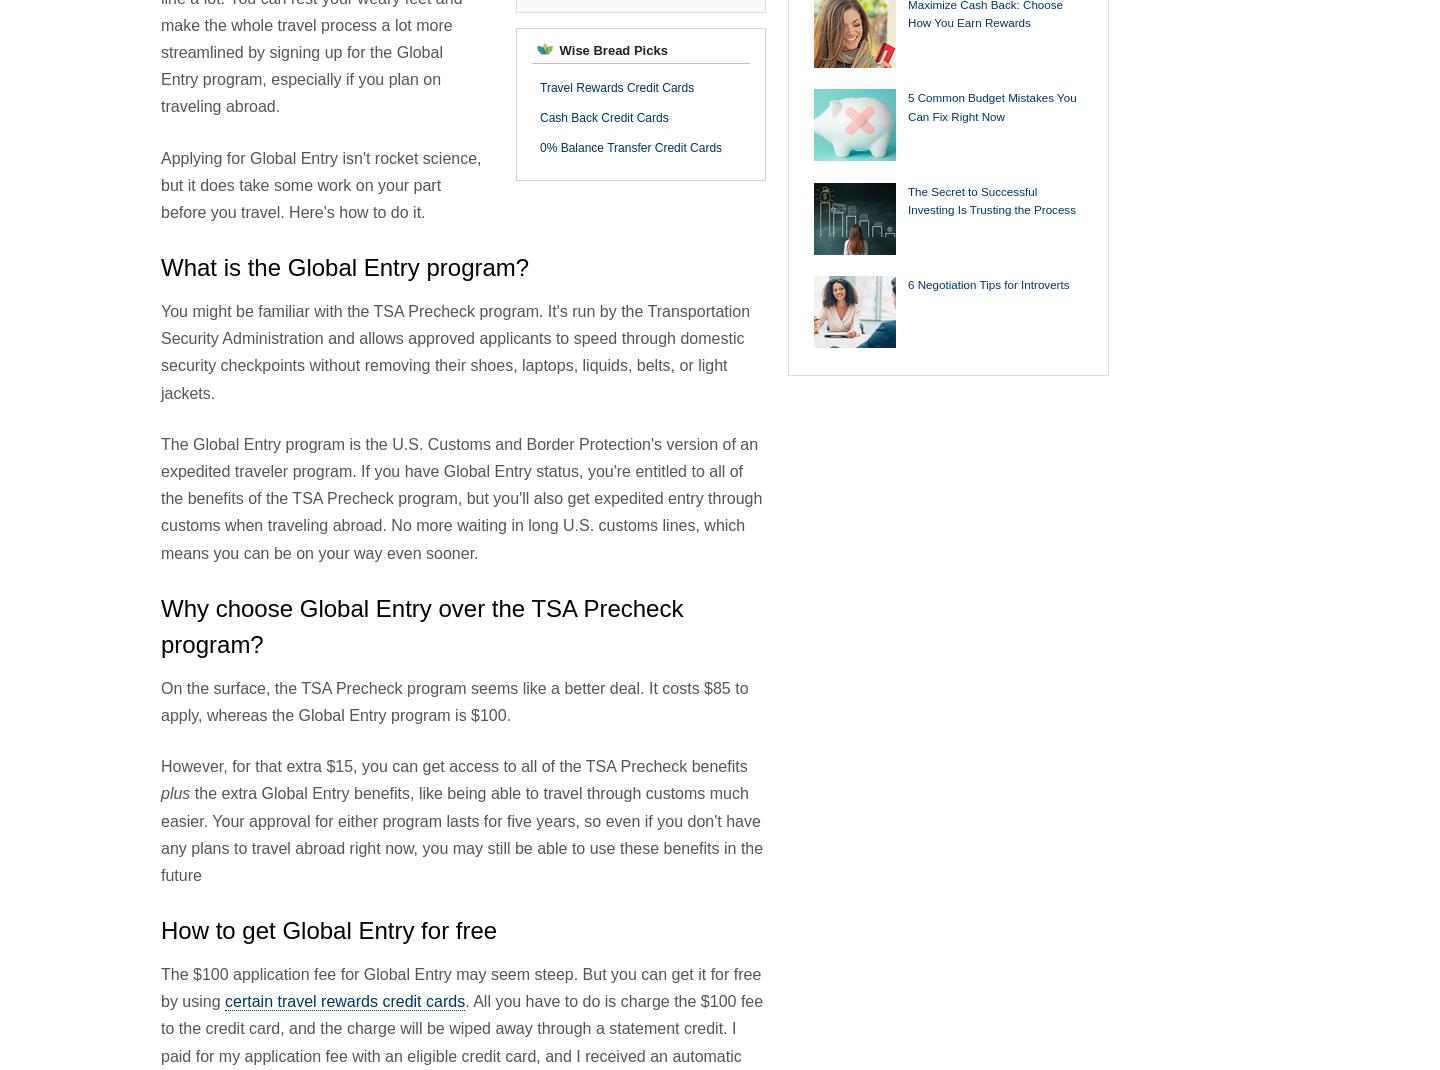 The height and width of the screenshot is (1070, 1440). What do you see at coordinates (159, 765) in the screenshot?
I see `'However, for that extra $15, you can get access to all of the TSA Precheck benefits'` at bounding box center [159, 765].